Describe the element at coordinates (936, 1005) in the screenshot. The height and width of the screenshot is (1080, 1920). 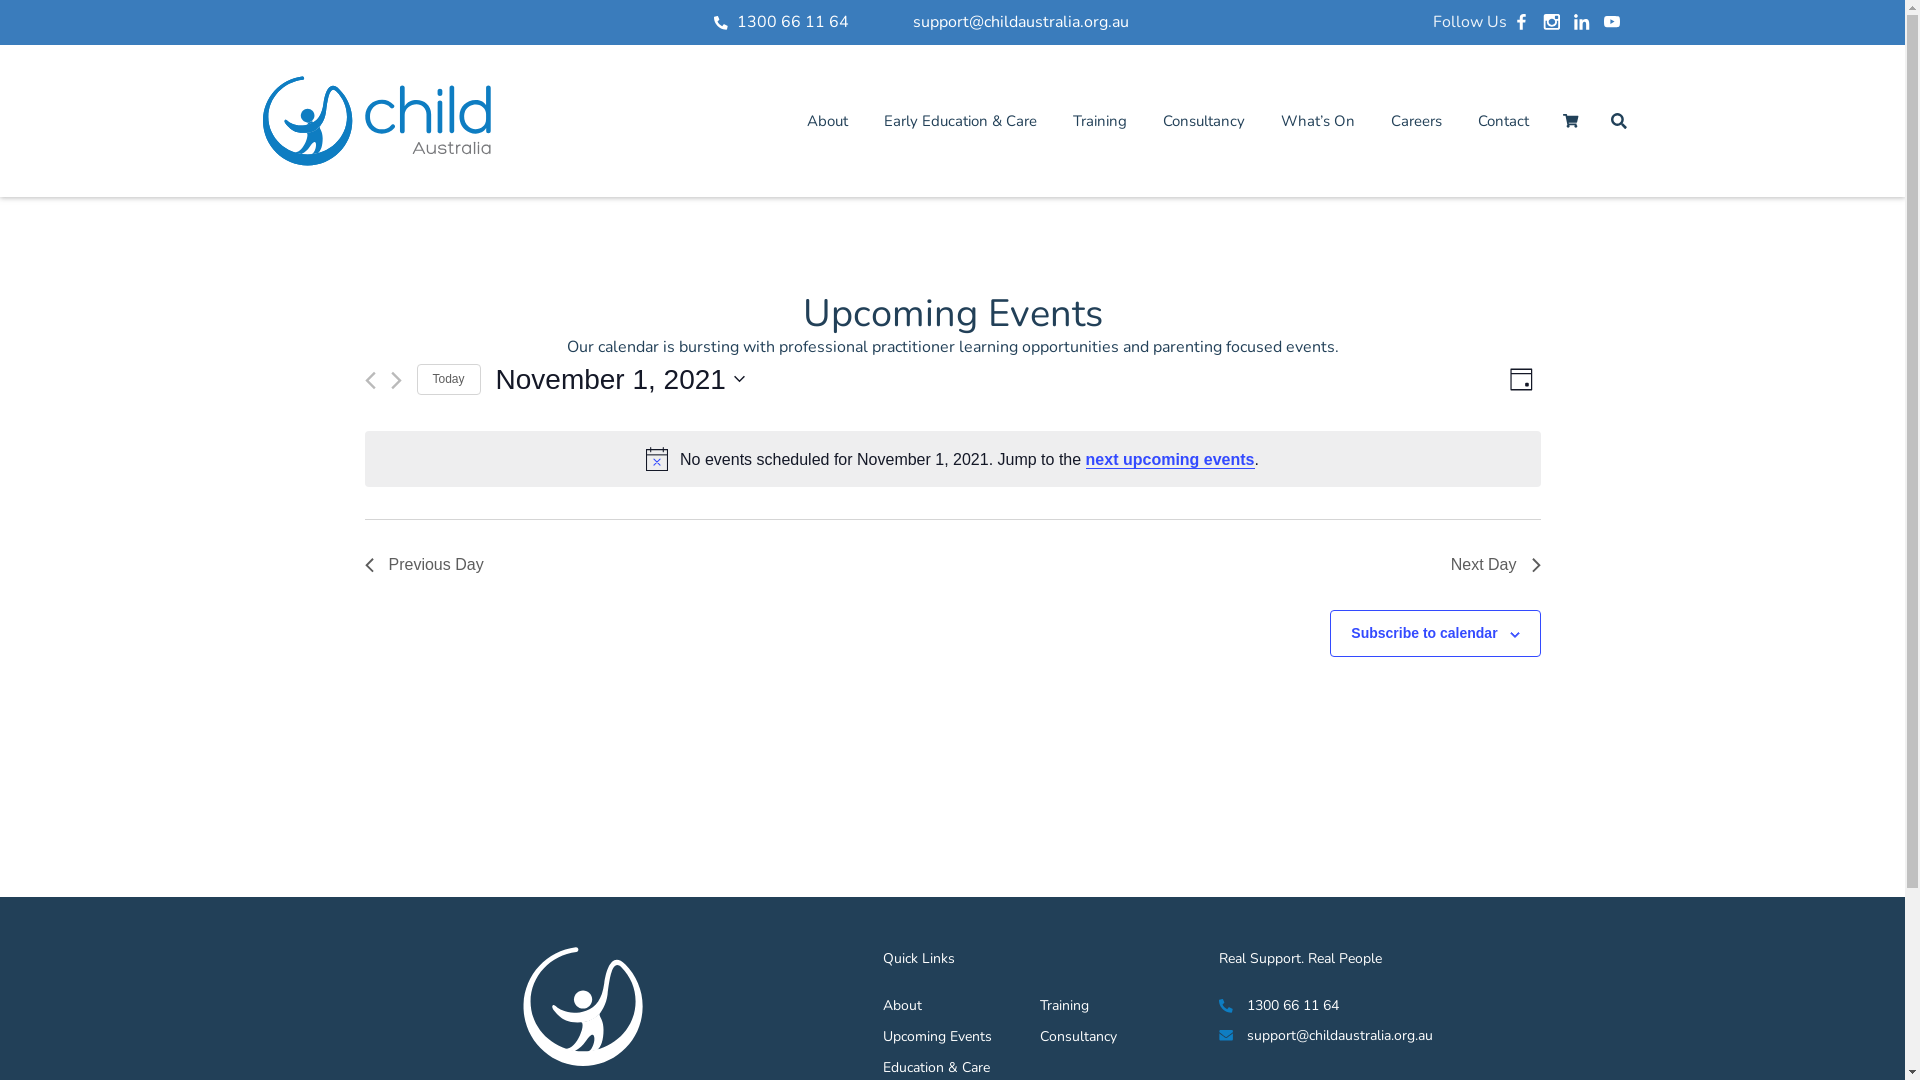
I see `'About'` at that location.